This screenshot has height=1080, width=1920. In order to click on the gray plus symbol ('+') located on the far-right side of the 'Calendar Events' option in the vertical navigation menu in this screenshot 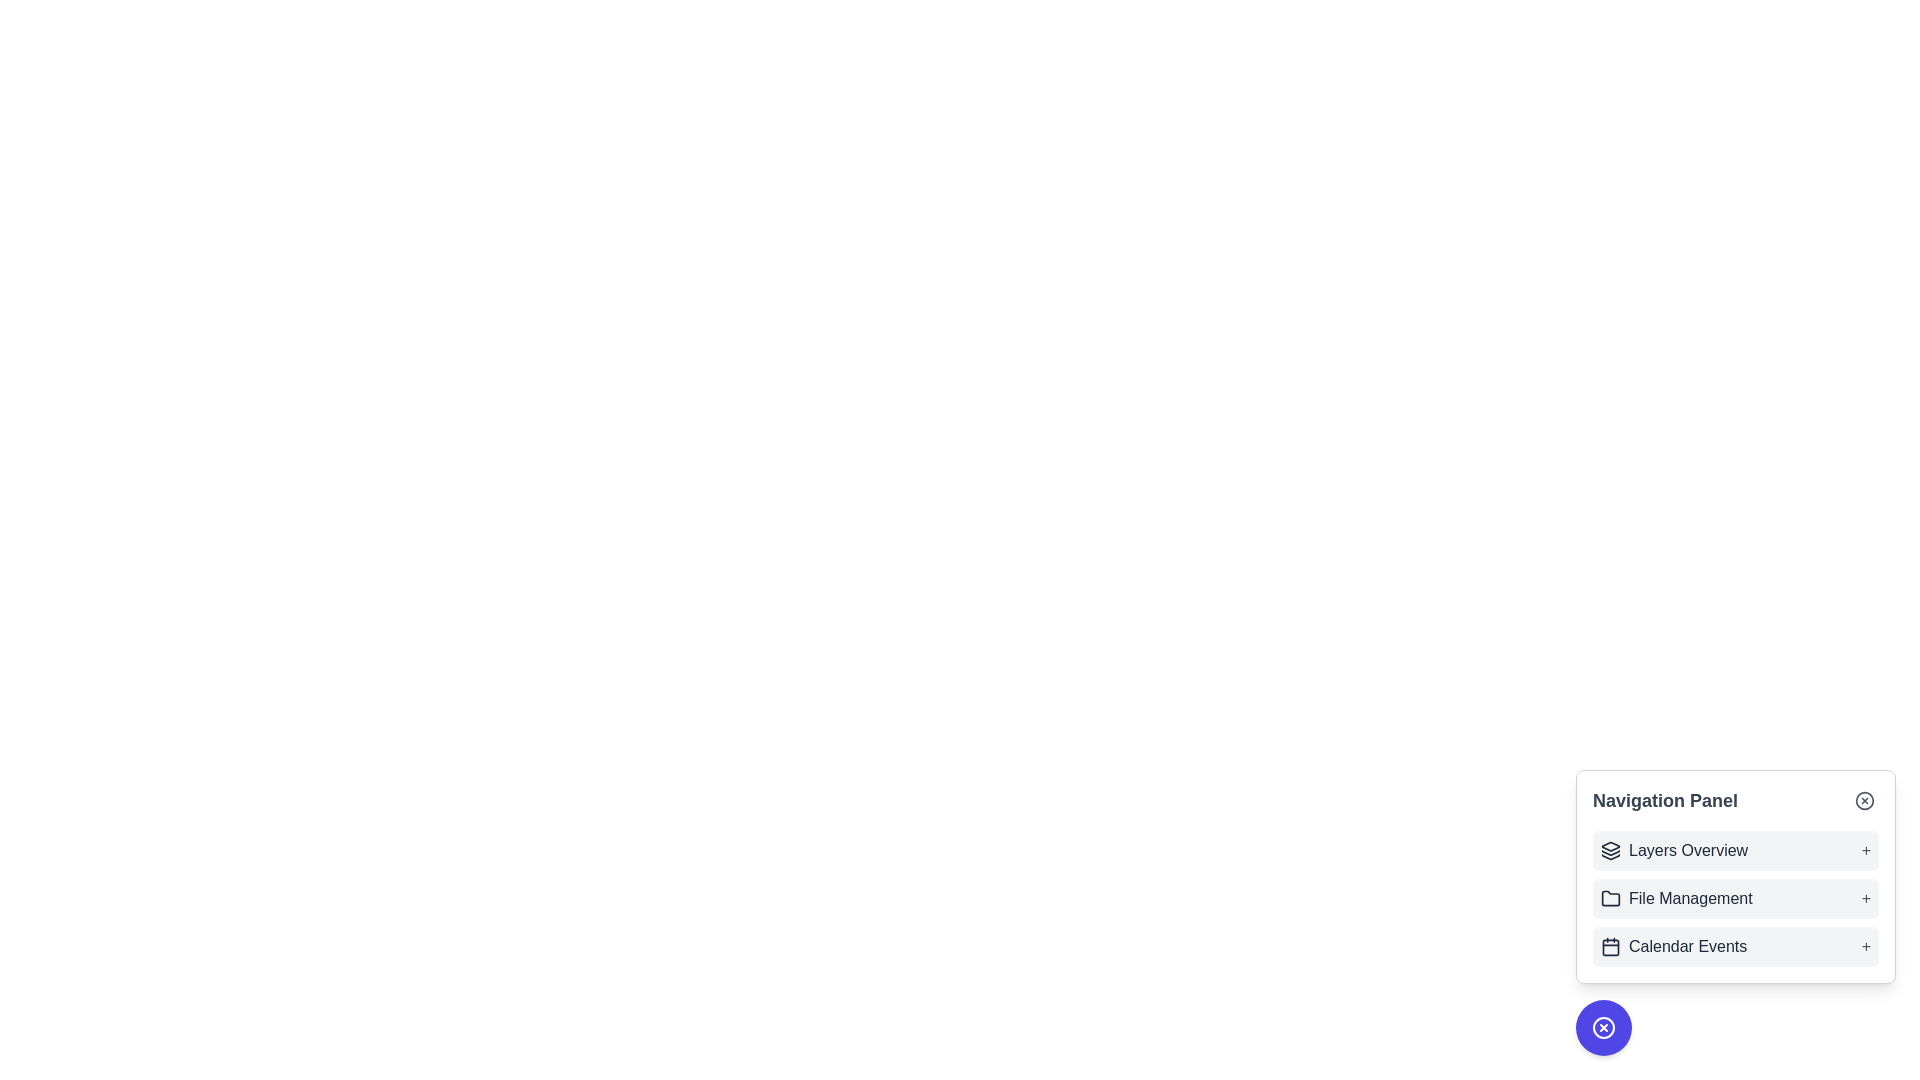, I will do `click(1865, 946)`.